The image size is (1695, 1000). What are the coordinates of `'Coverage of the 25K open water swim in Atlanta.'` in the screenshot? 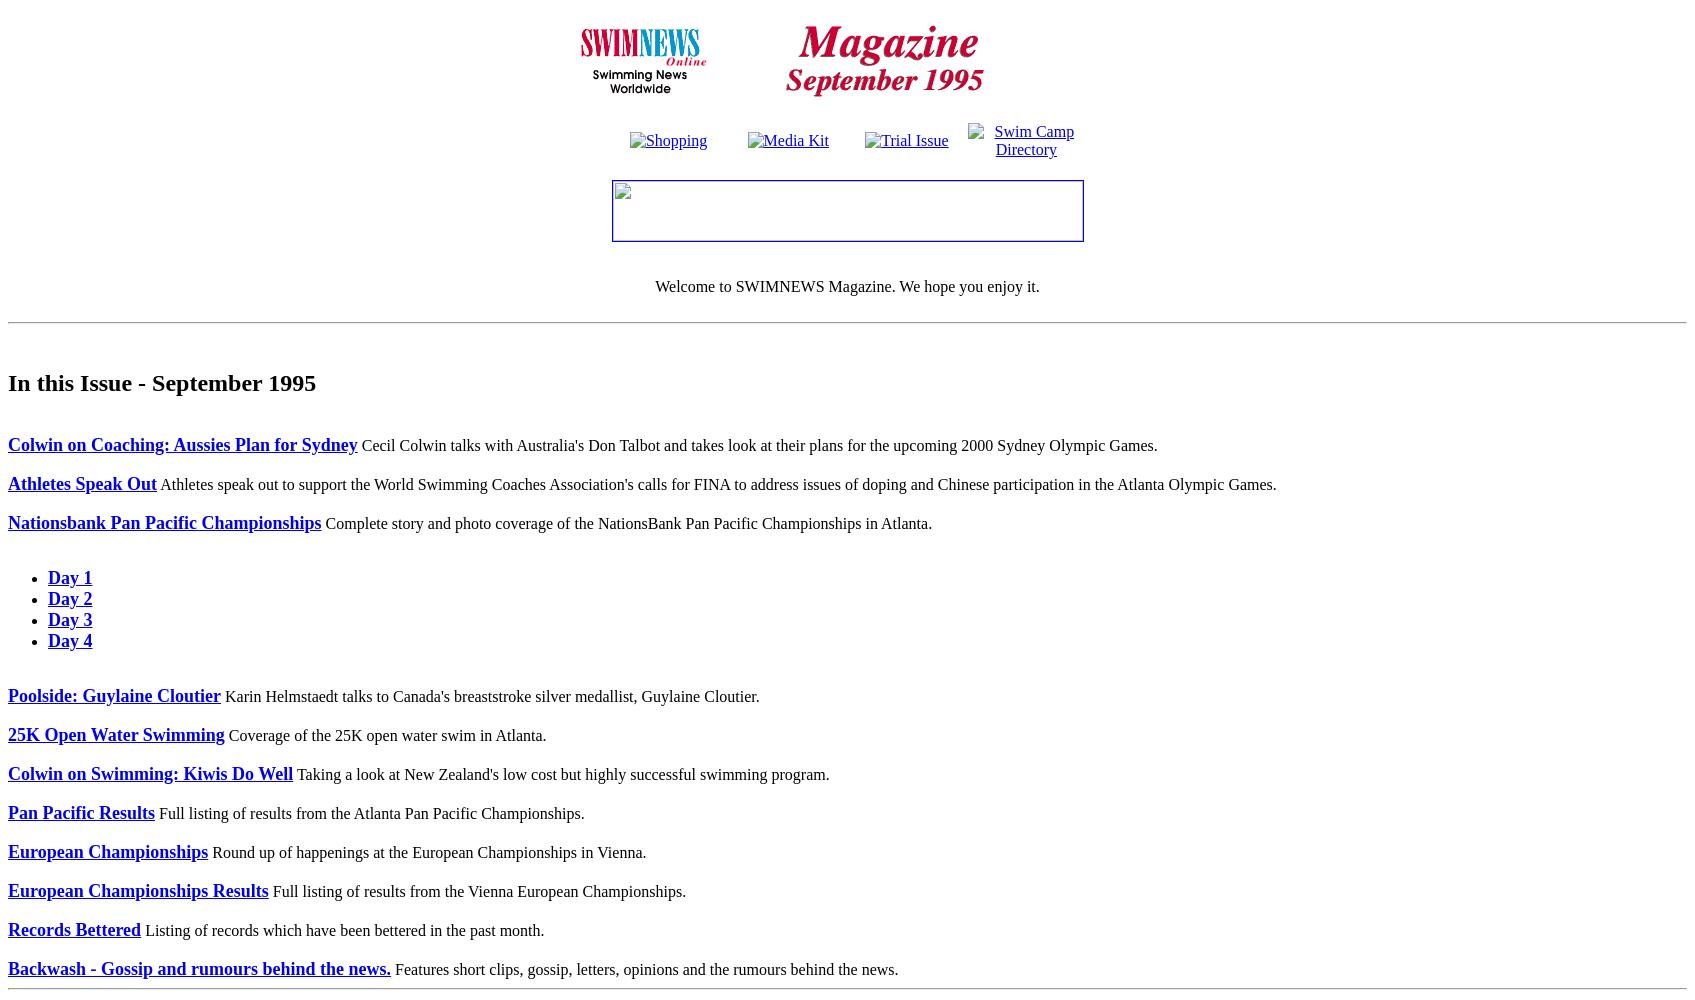 It's located at (223, 733).